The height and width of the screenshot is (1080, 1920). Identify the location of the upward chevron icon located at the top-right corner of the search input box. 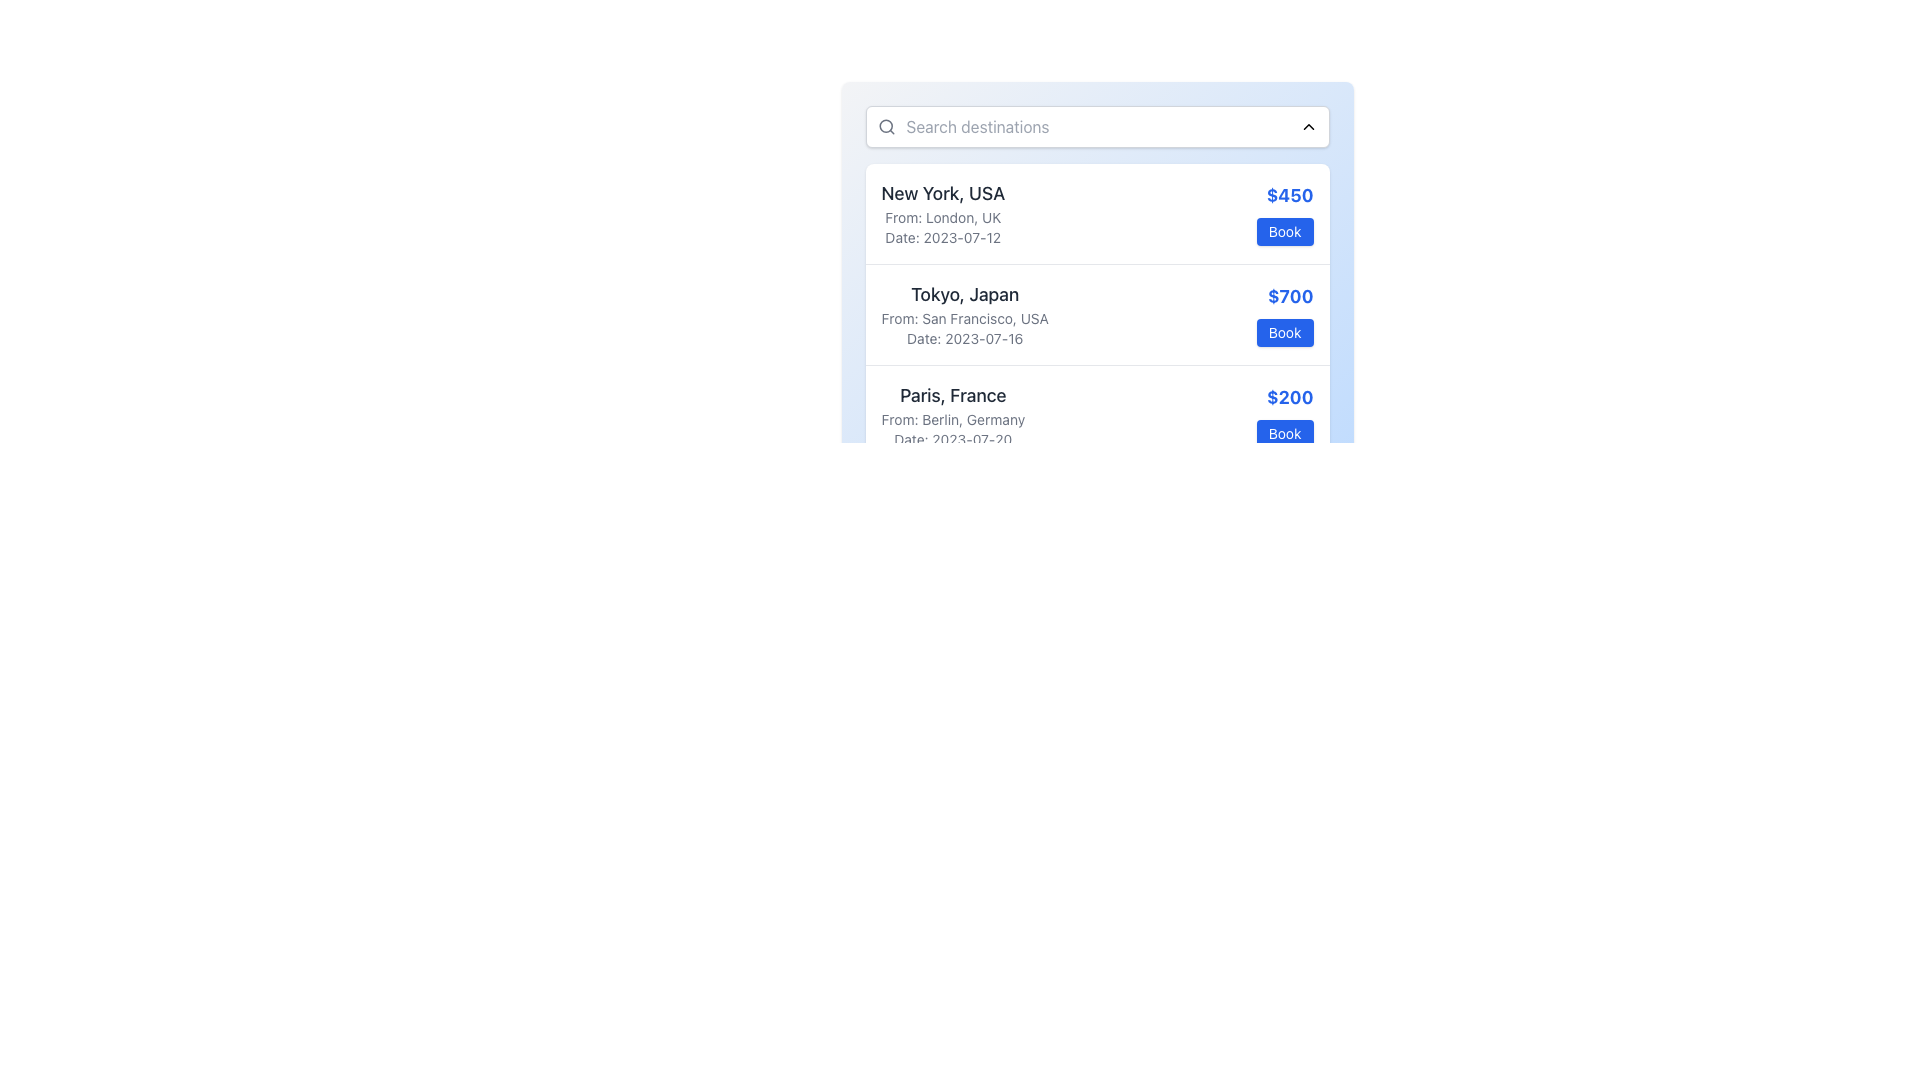
(1308, 127).